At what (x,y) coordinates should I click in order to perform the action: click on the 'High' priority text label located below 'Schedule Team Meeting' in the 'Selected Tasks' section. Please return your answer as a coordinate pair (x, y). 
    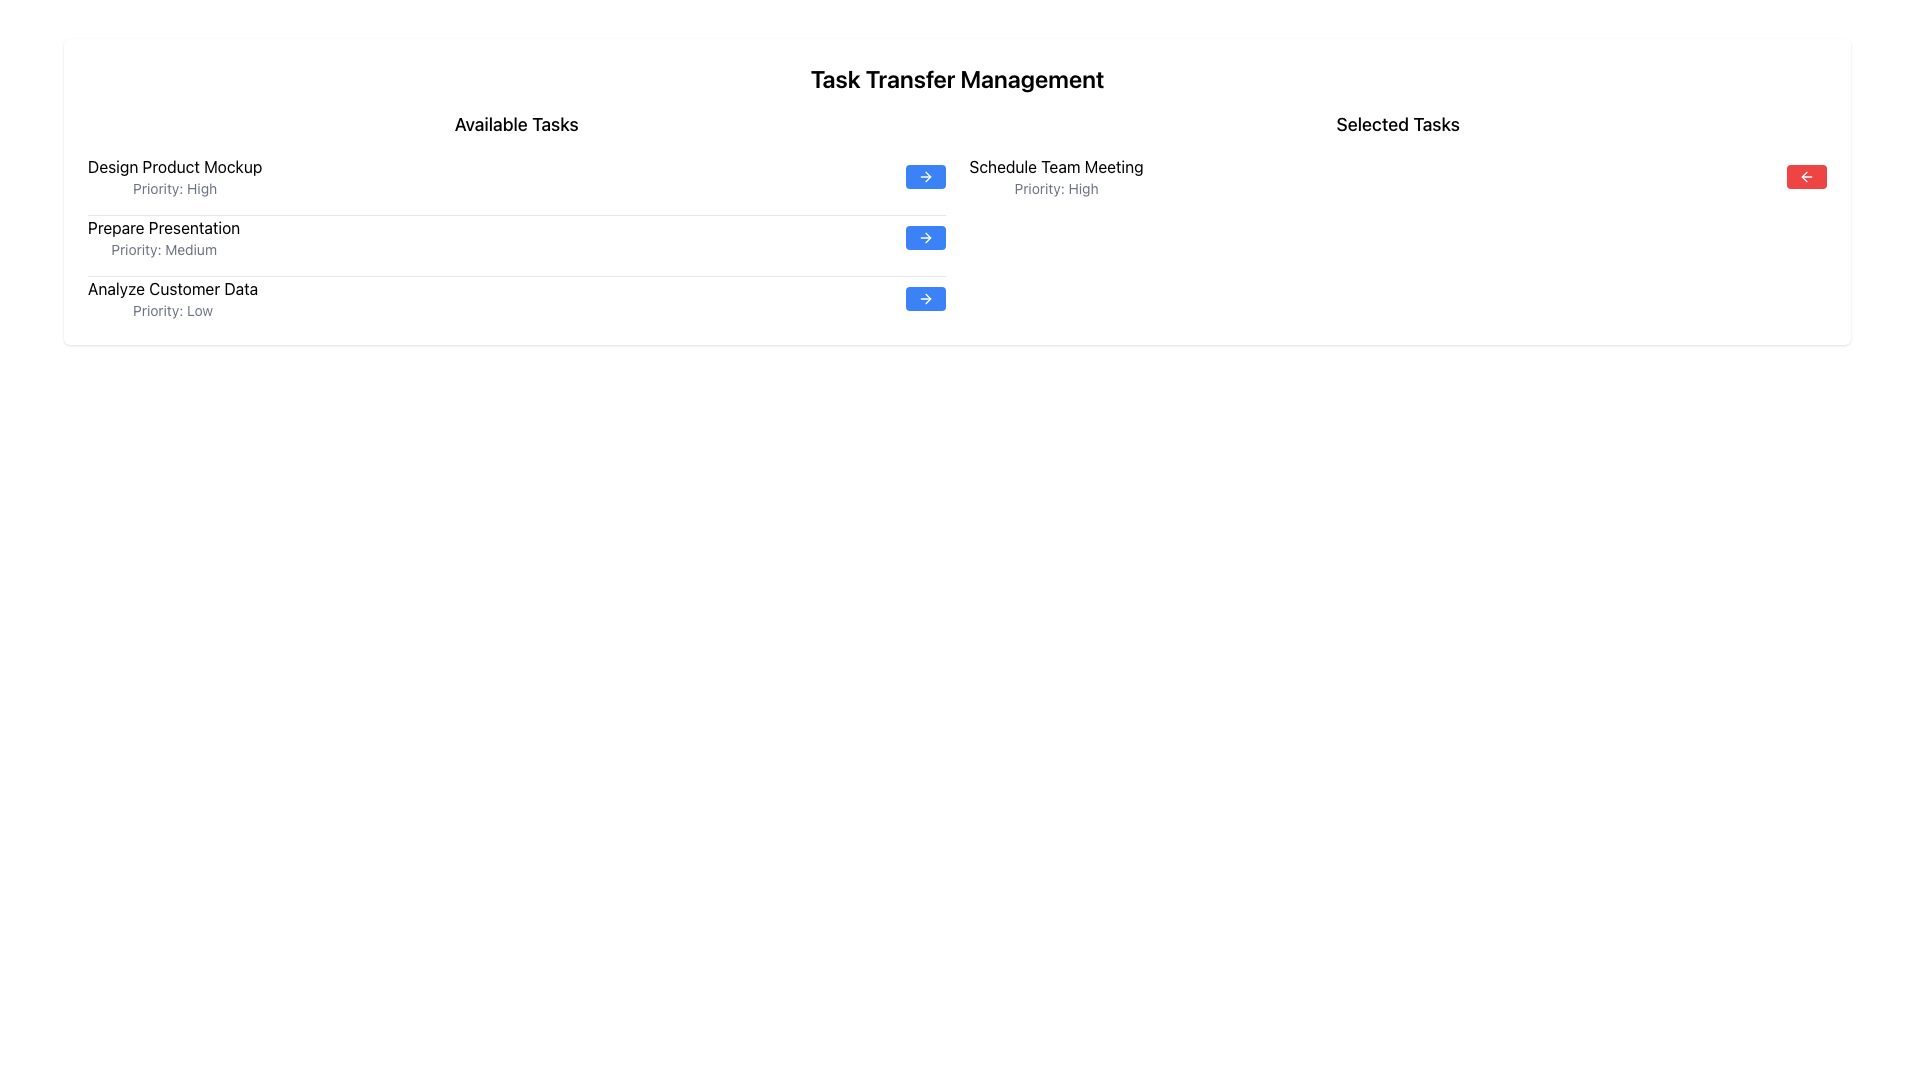
    Looking at the image, I should click on (1055, 189).